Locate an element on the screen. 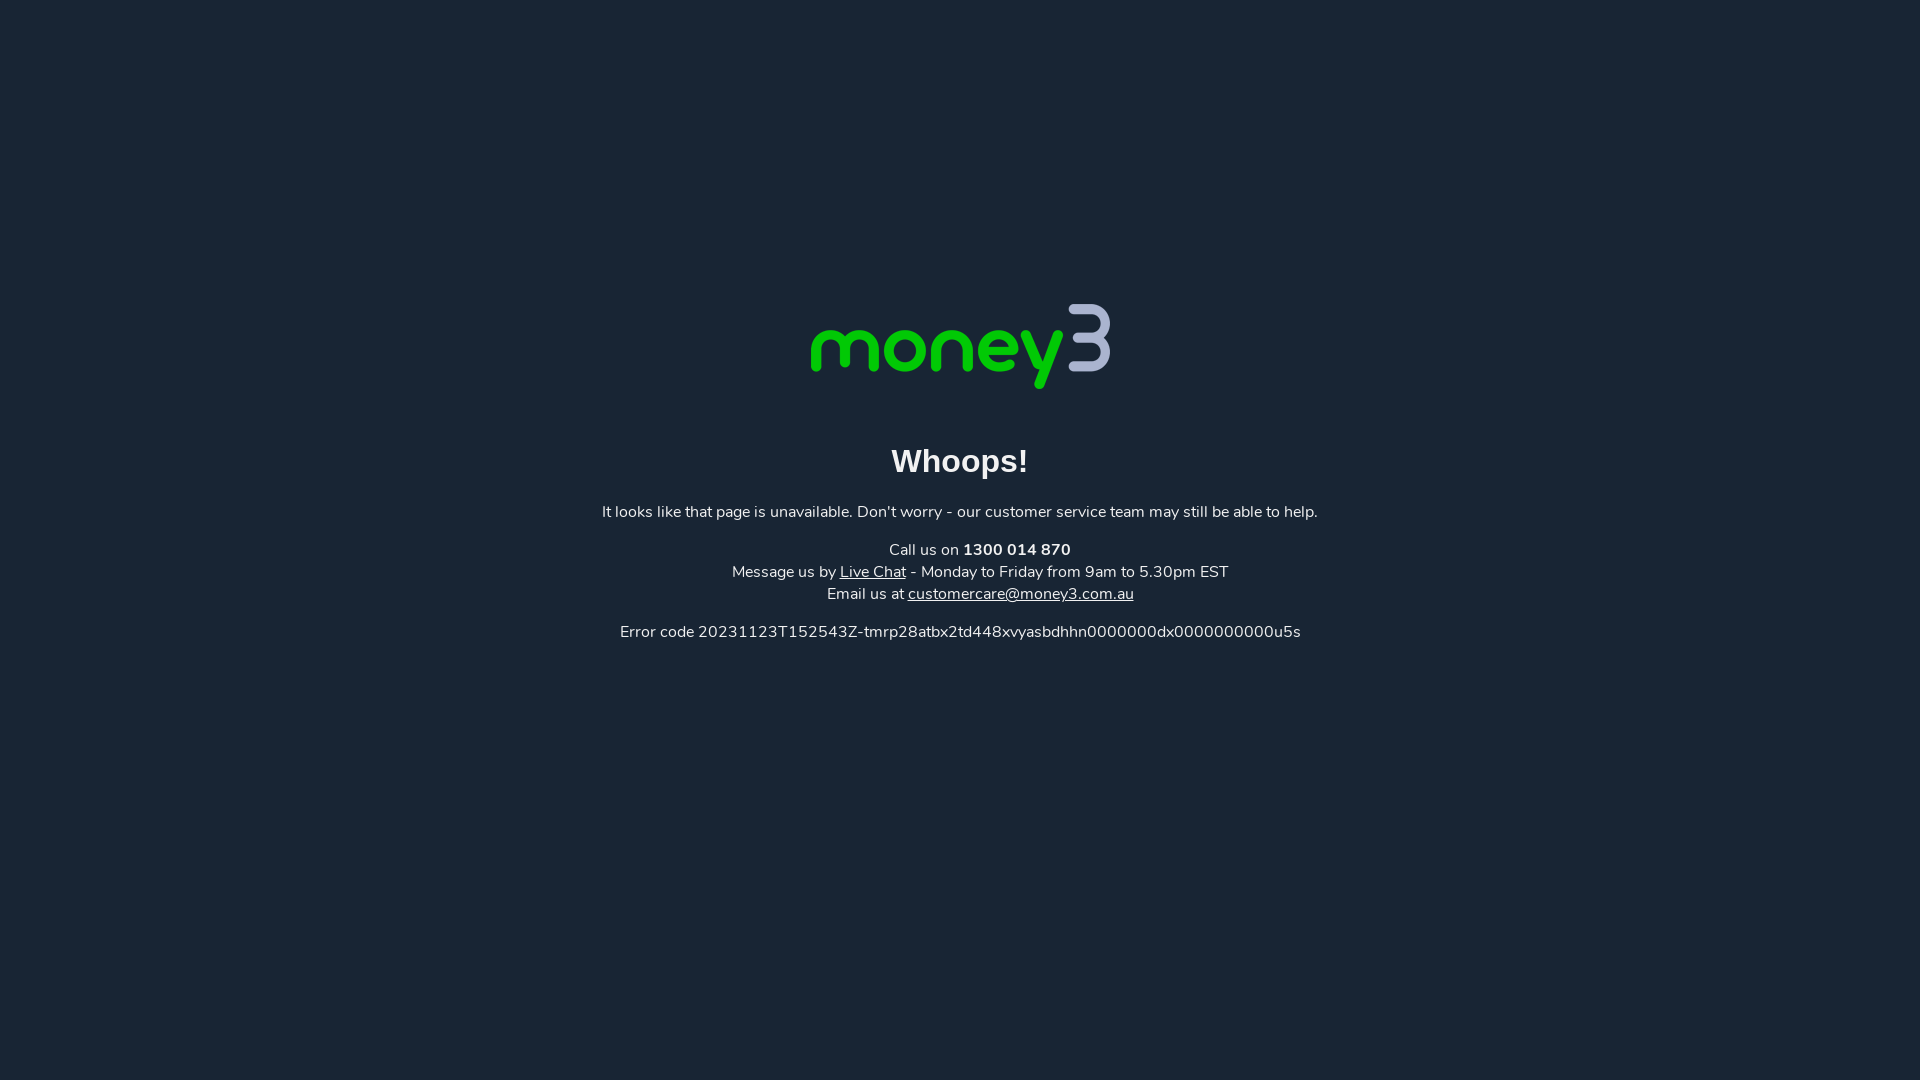 Image resolution: width=1920 pixels, height=1080 pixels. 'Live Chat' is located at coordinates (873, 571).